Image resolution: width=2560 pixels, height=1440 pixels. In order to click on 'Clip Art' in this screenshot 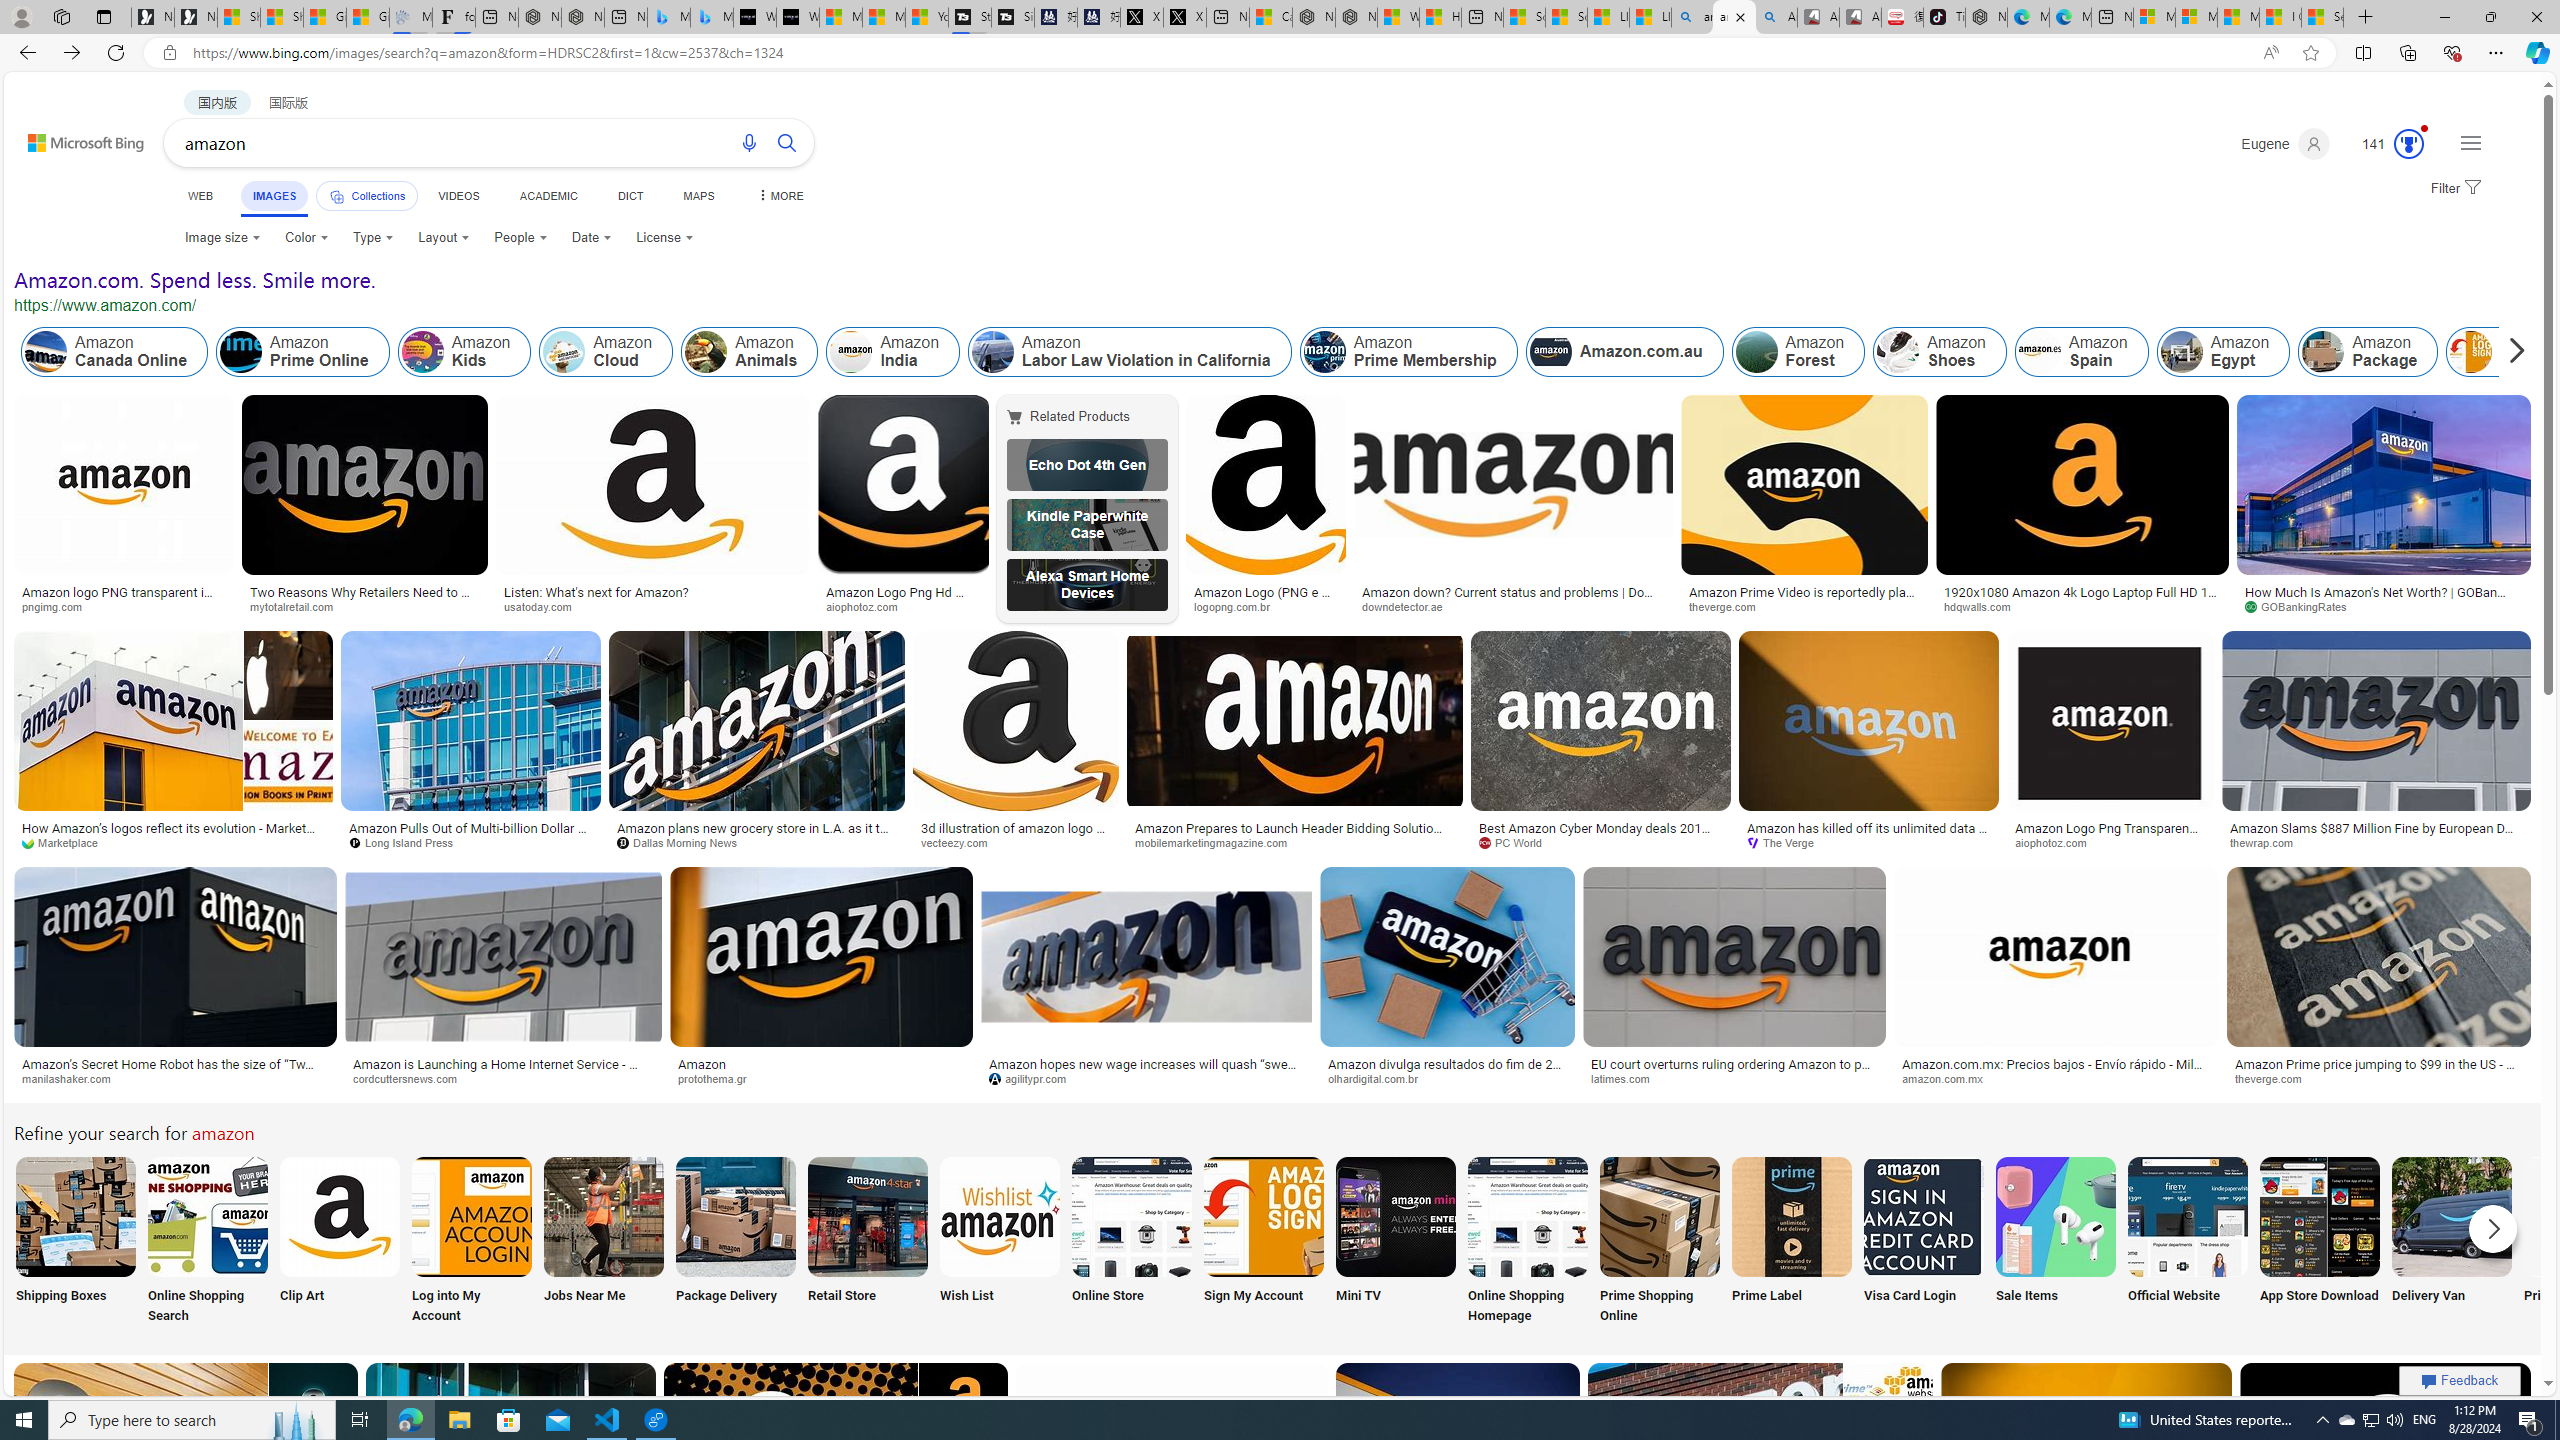, I will do `click(338, 1241)`.